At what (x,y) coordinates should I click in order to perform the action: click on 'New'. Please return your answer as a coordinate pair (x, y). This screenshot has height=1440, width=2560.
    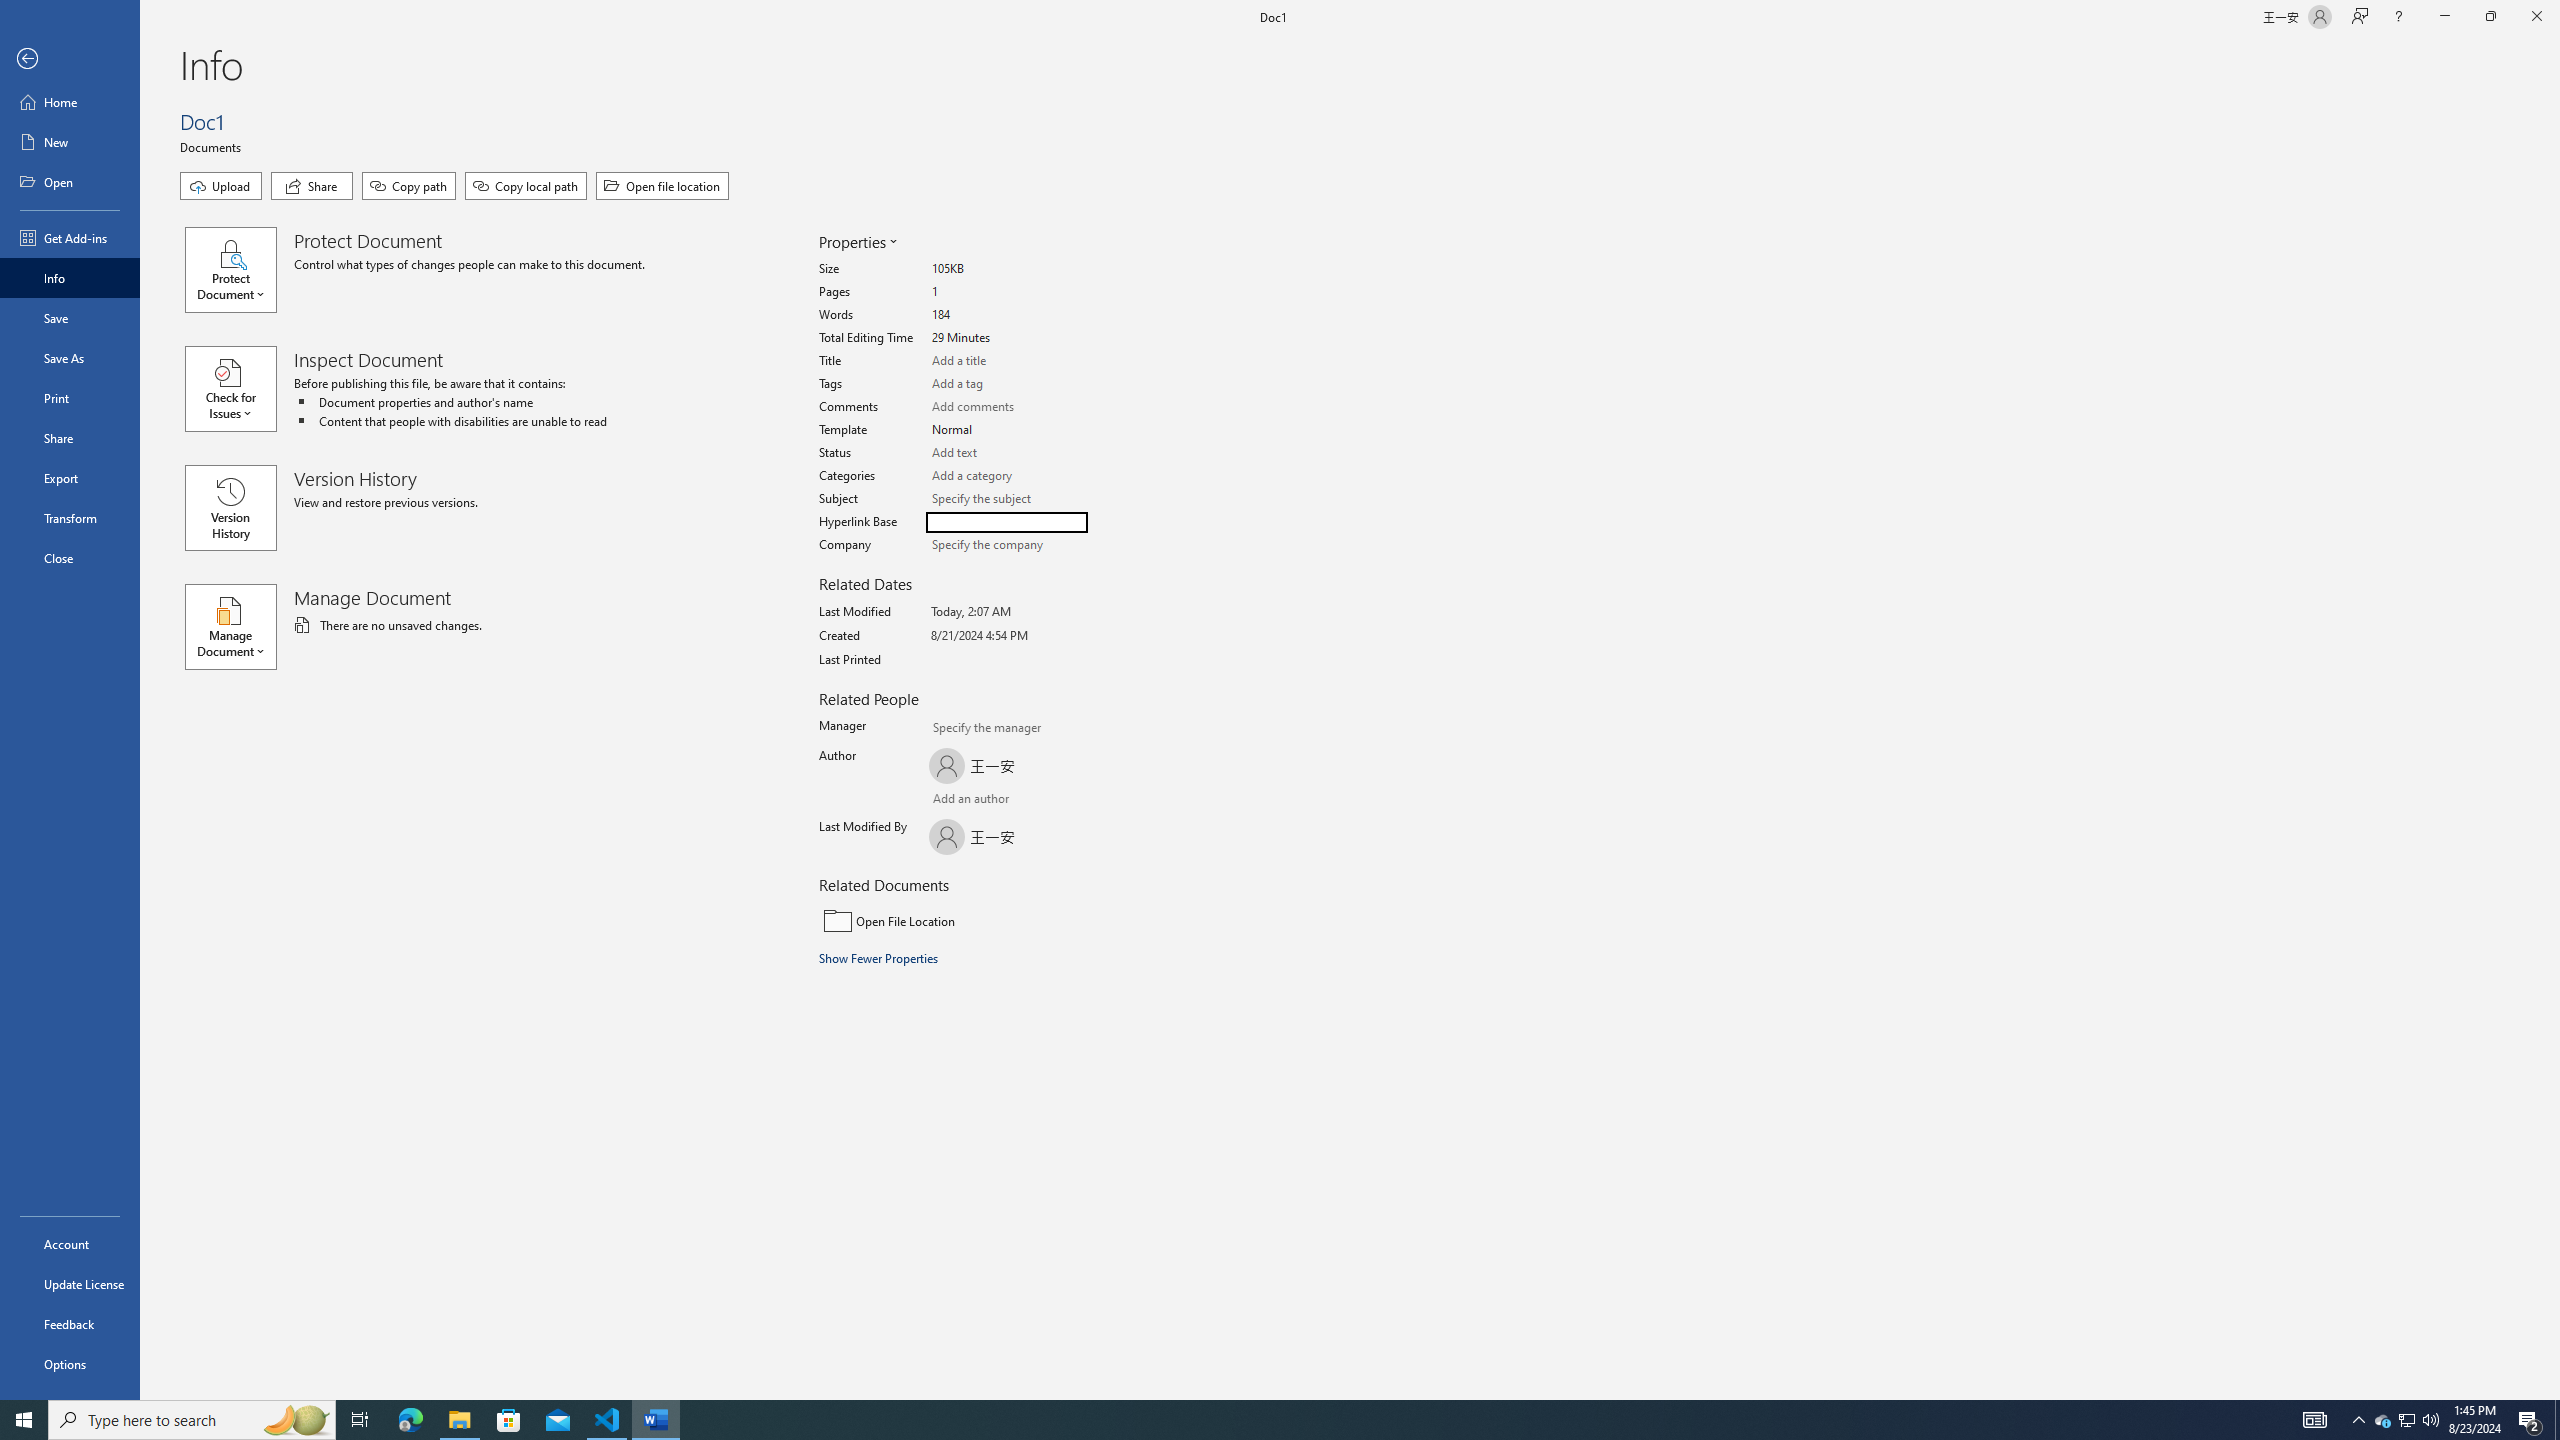
    Looking at the image, I should click on (69, 141).